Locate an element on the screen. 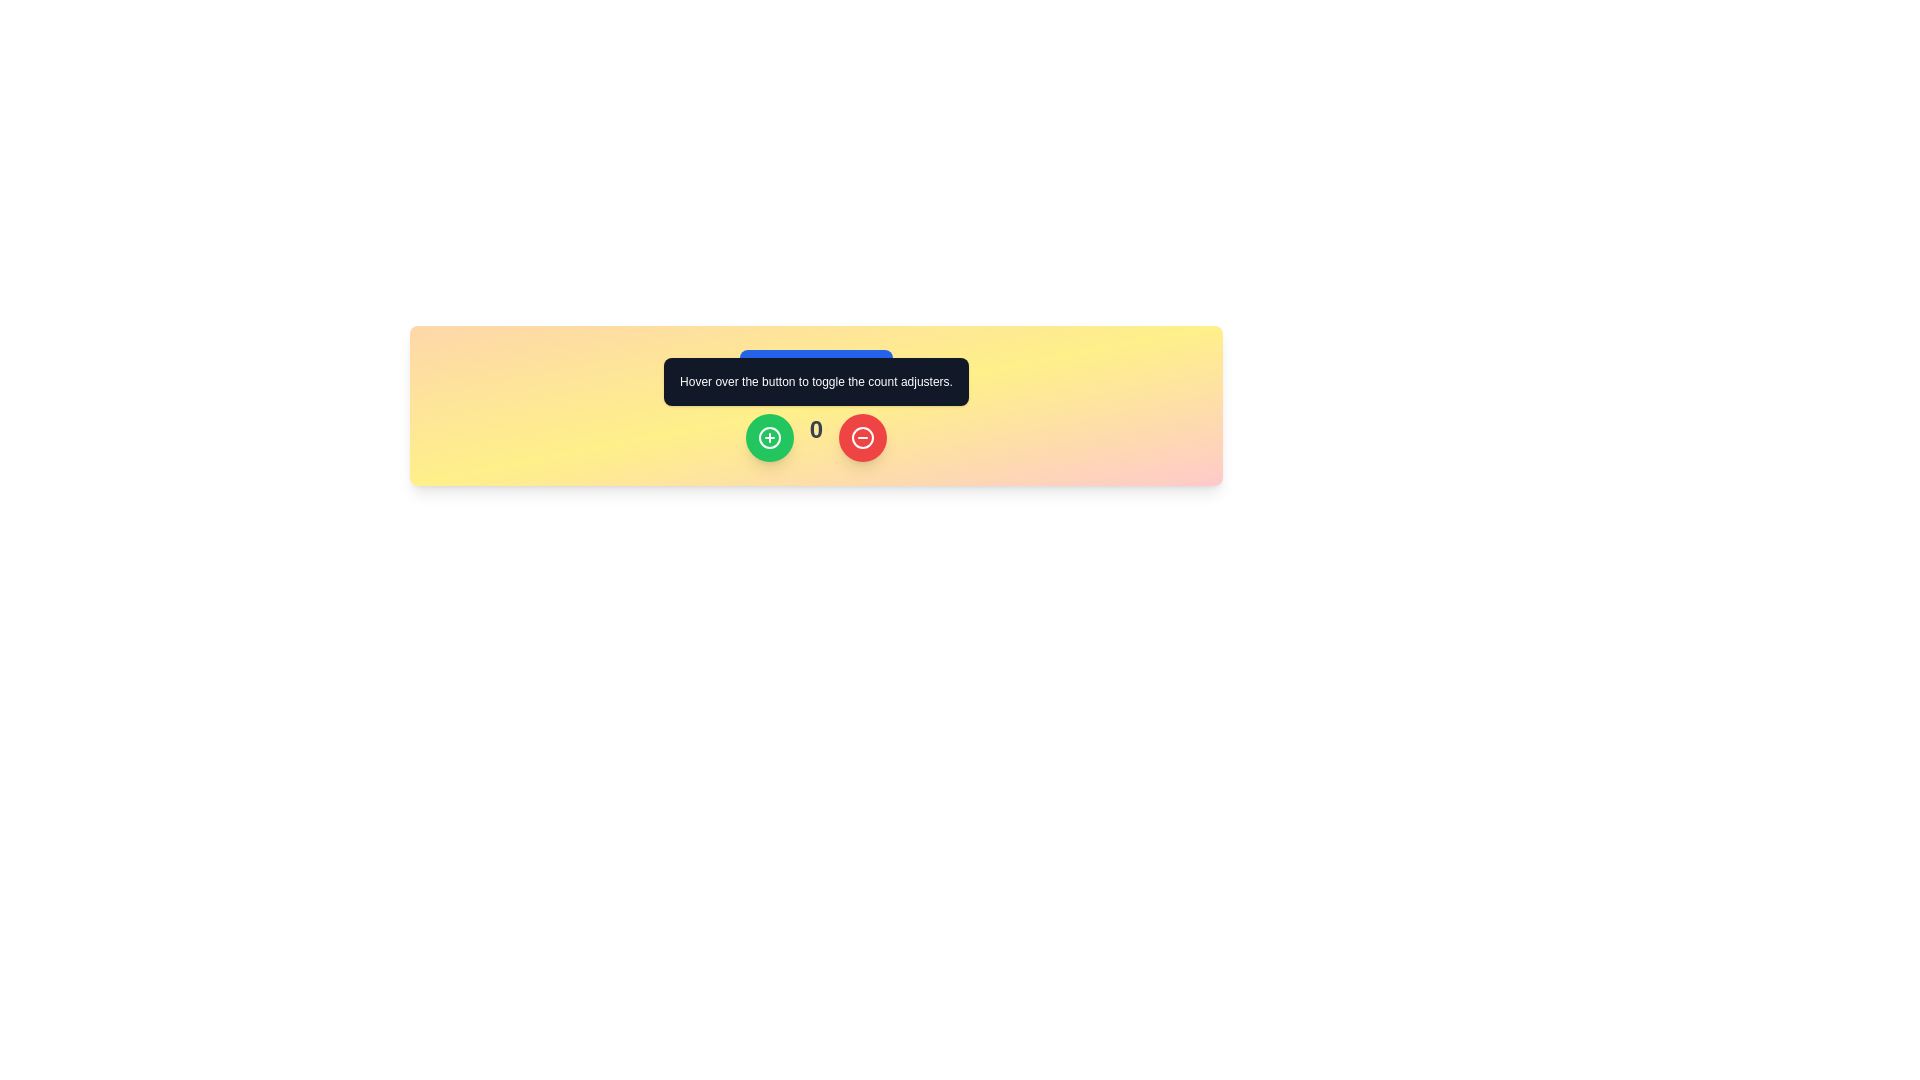 The image size is (1920, 1080). the circular red button with a white minus sign to decrease the count is located at coordinates (863, 437).